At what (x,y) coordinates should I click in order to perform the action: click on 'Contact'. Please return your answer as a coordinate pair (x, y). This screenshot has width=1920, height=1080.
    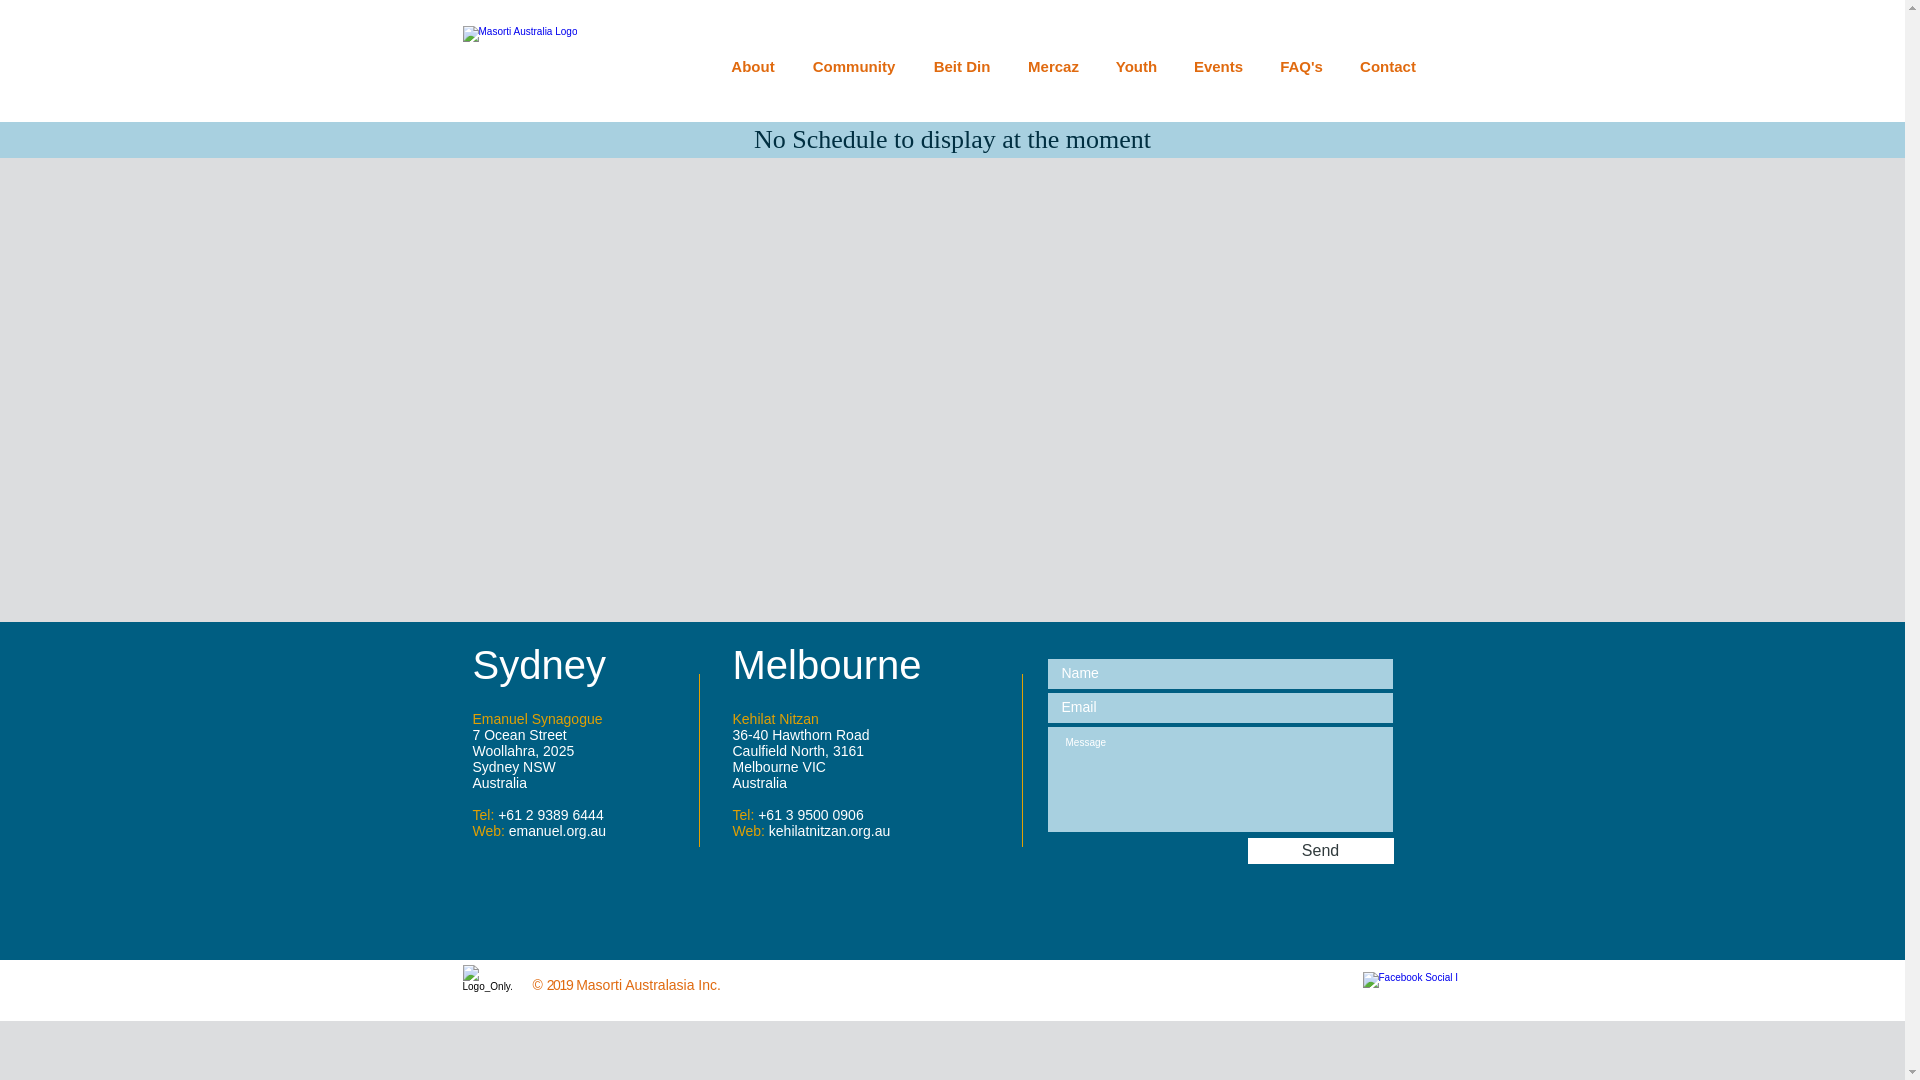
    Looking at the image, I should click on (1387, 65).